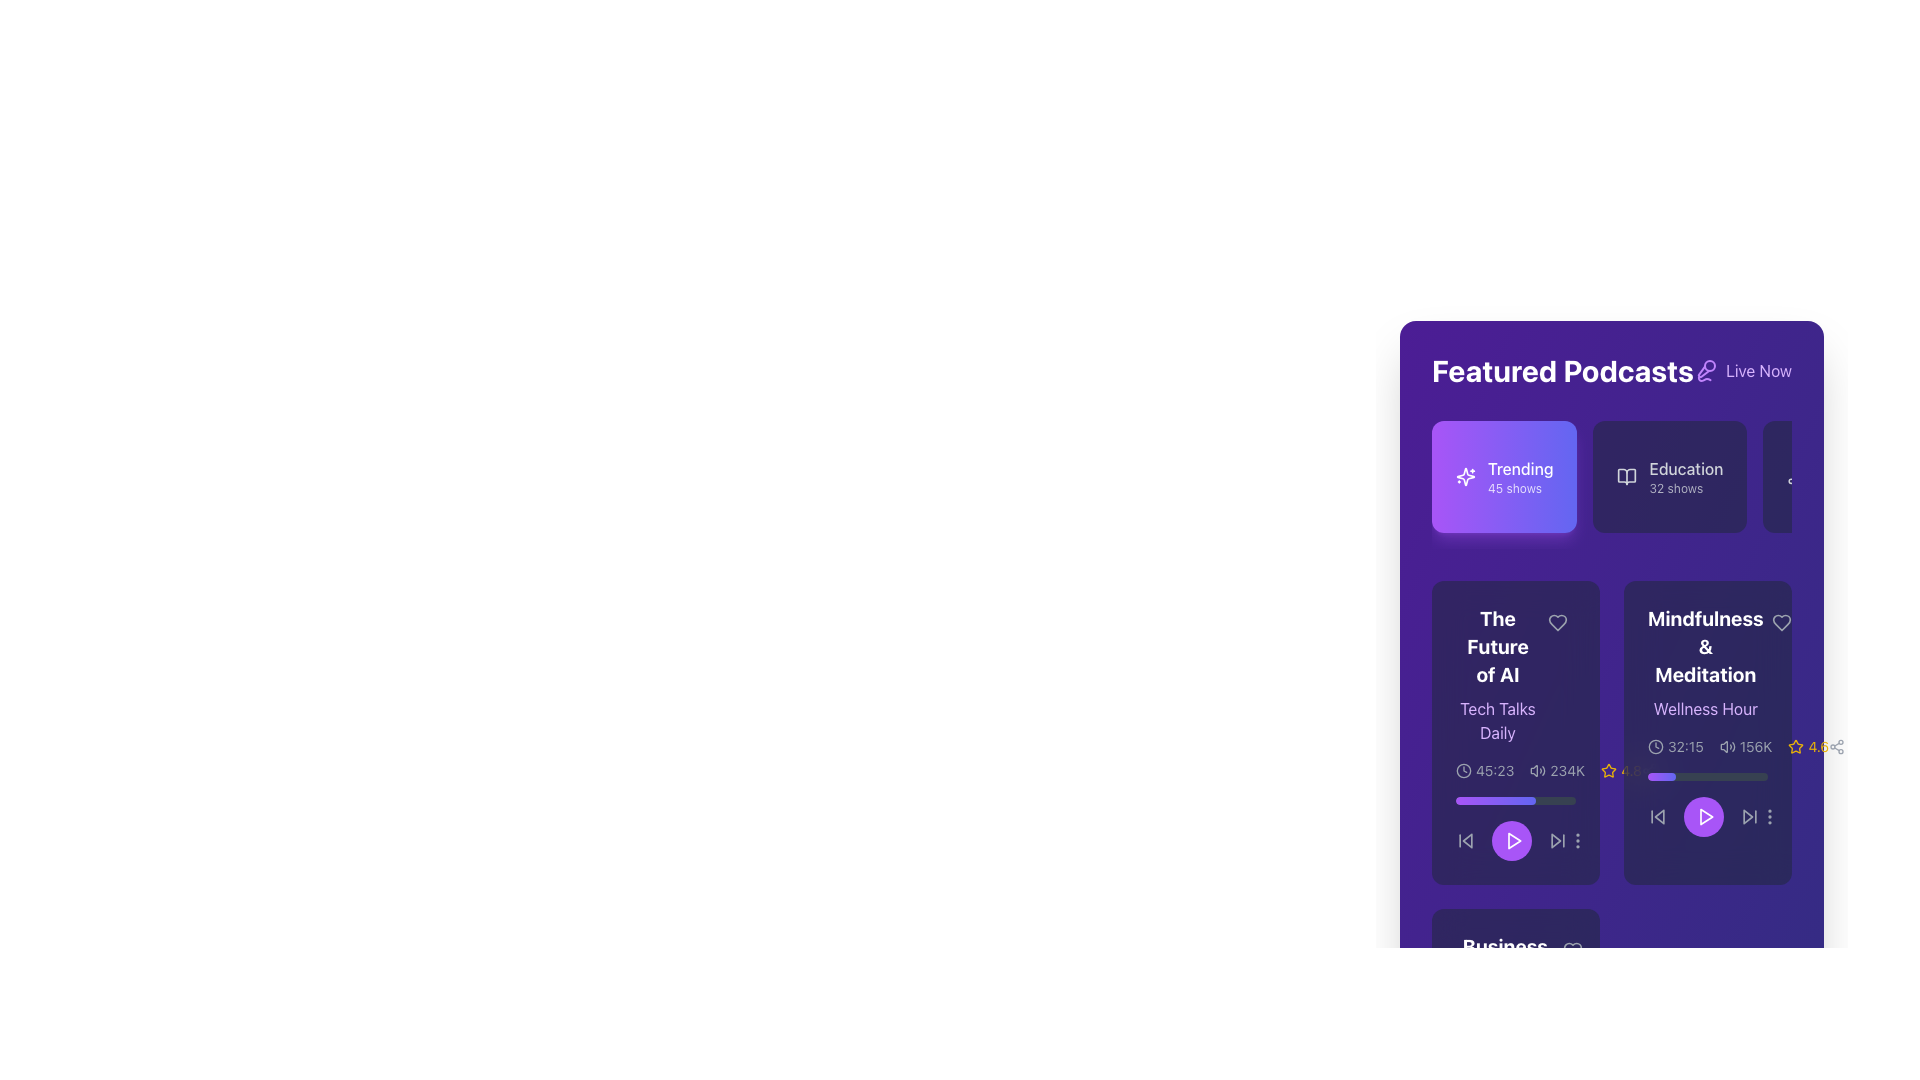 This screenshot has width=1920, height=1080. What do you see at coordinates (1661, 775) in the screenshot?
I see `the left-most segment of the progress bar, which visually represents approximately 23% of the playback progression` at bounding box center [1661, 775].